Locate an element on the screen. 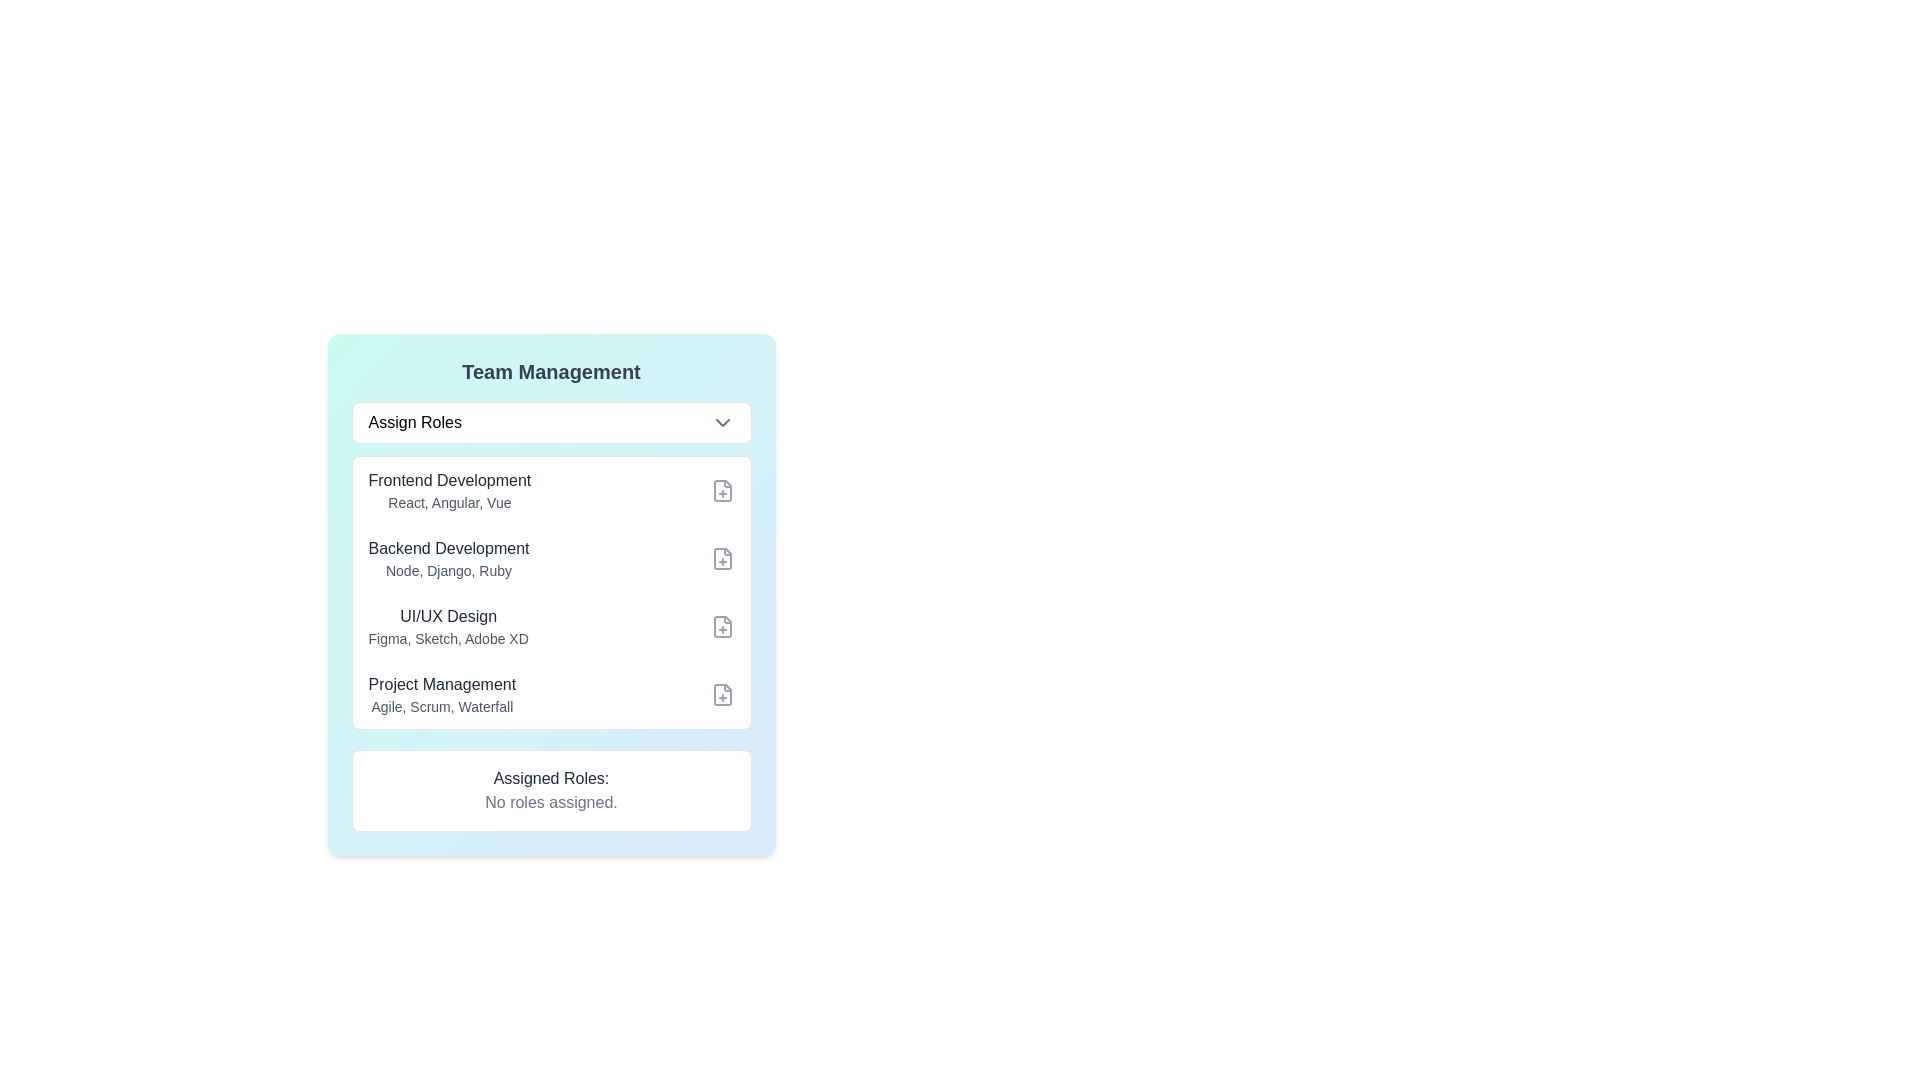  the text label reading 'Backend Development', which is the second item in the vertically aligned list of roles within the 'Team Management' card is located at coordinates (447, 548).